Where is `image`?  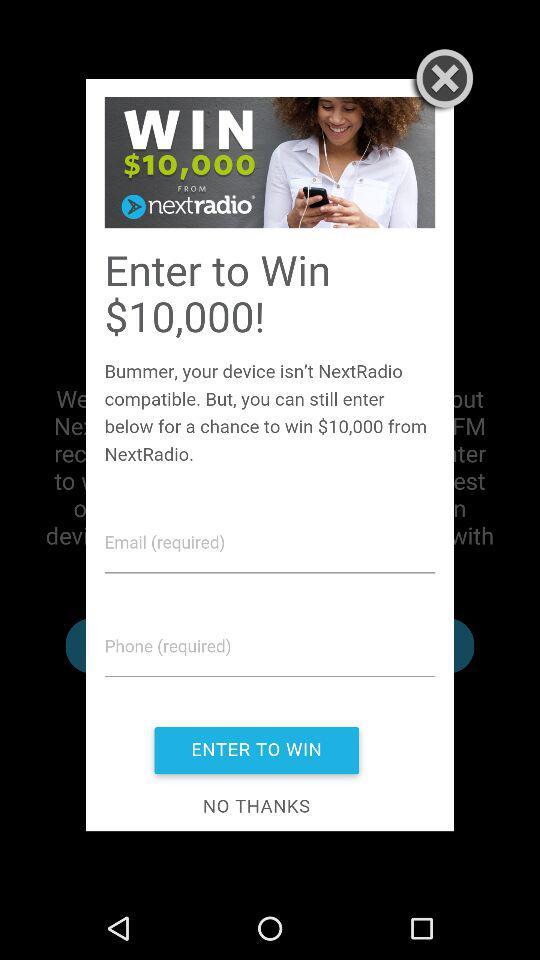 image is located at coordinates (270, 455).